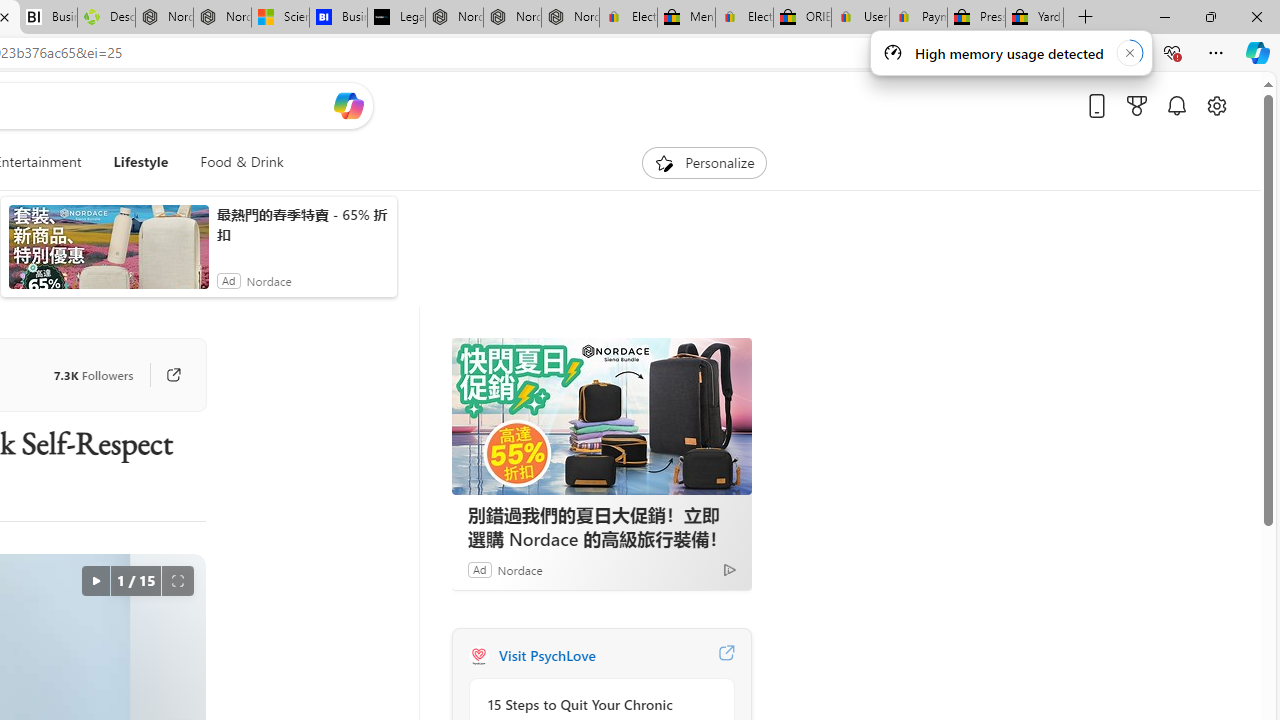 This screenshot has width=1280, height=720. I want to click on 'User Privacy Notice | eBay', so click(860, 17).